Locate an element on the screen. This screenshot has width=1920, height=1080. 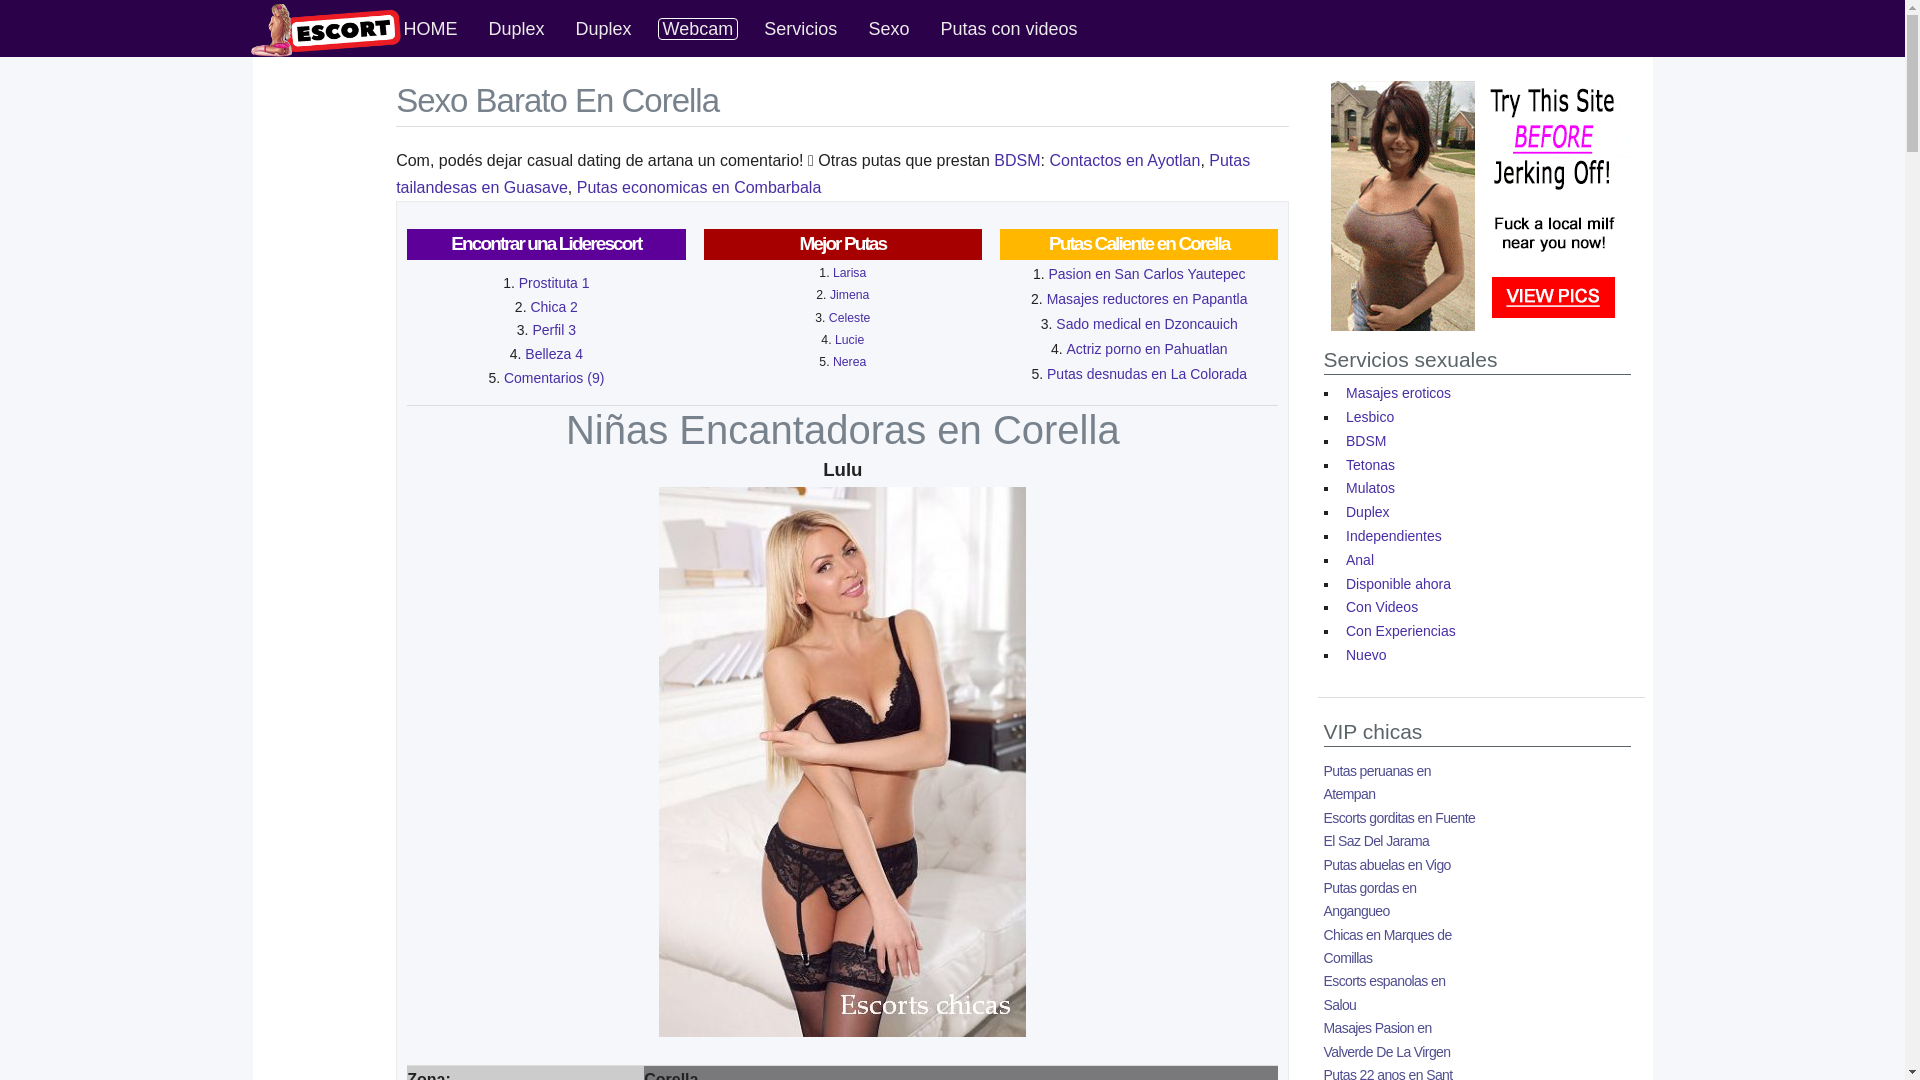
'Independientes' is located at coordinates (1342, 535).